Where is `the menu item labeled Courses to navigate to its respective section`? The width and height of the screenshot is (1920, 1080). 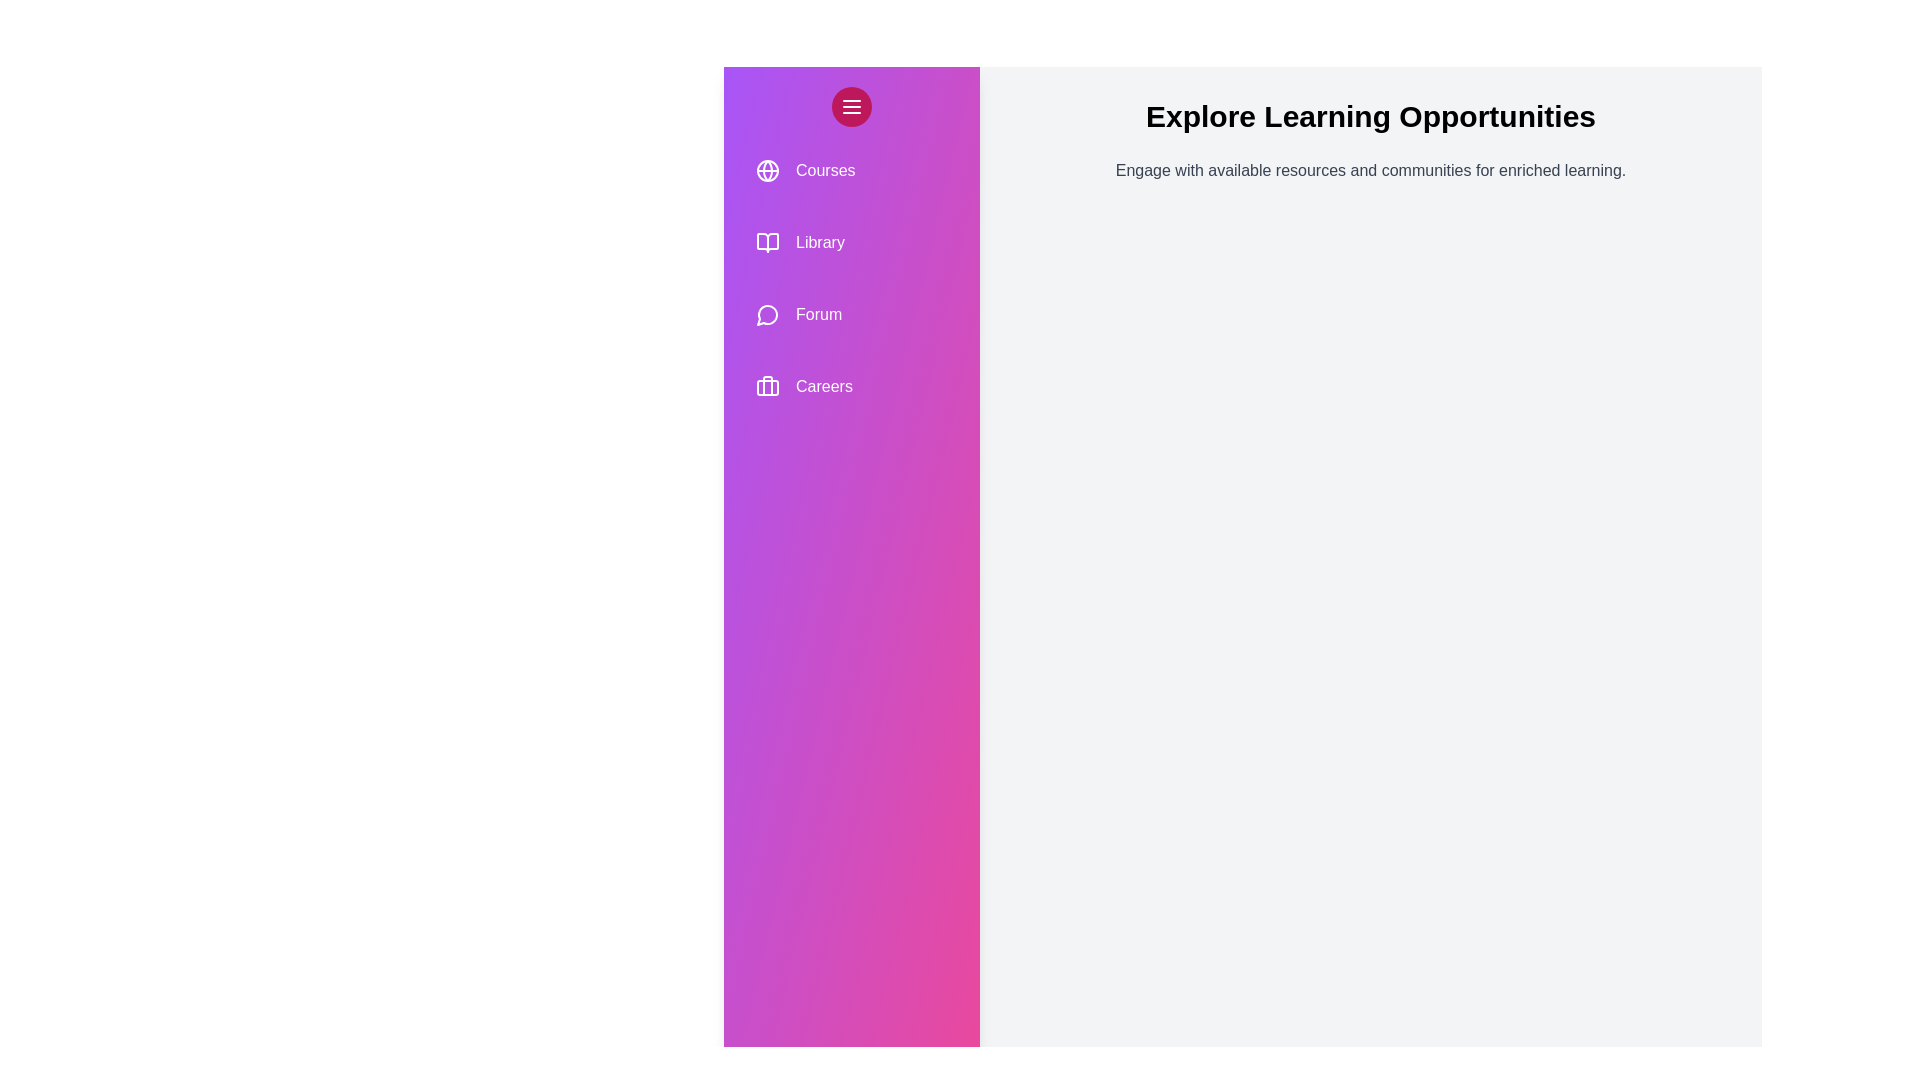 the menu item labeled Courses to navigate to its respective section is located at coordinates (851, 169).